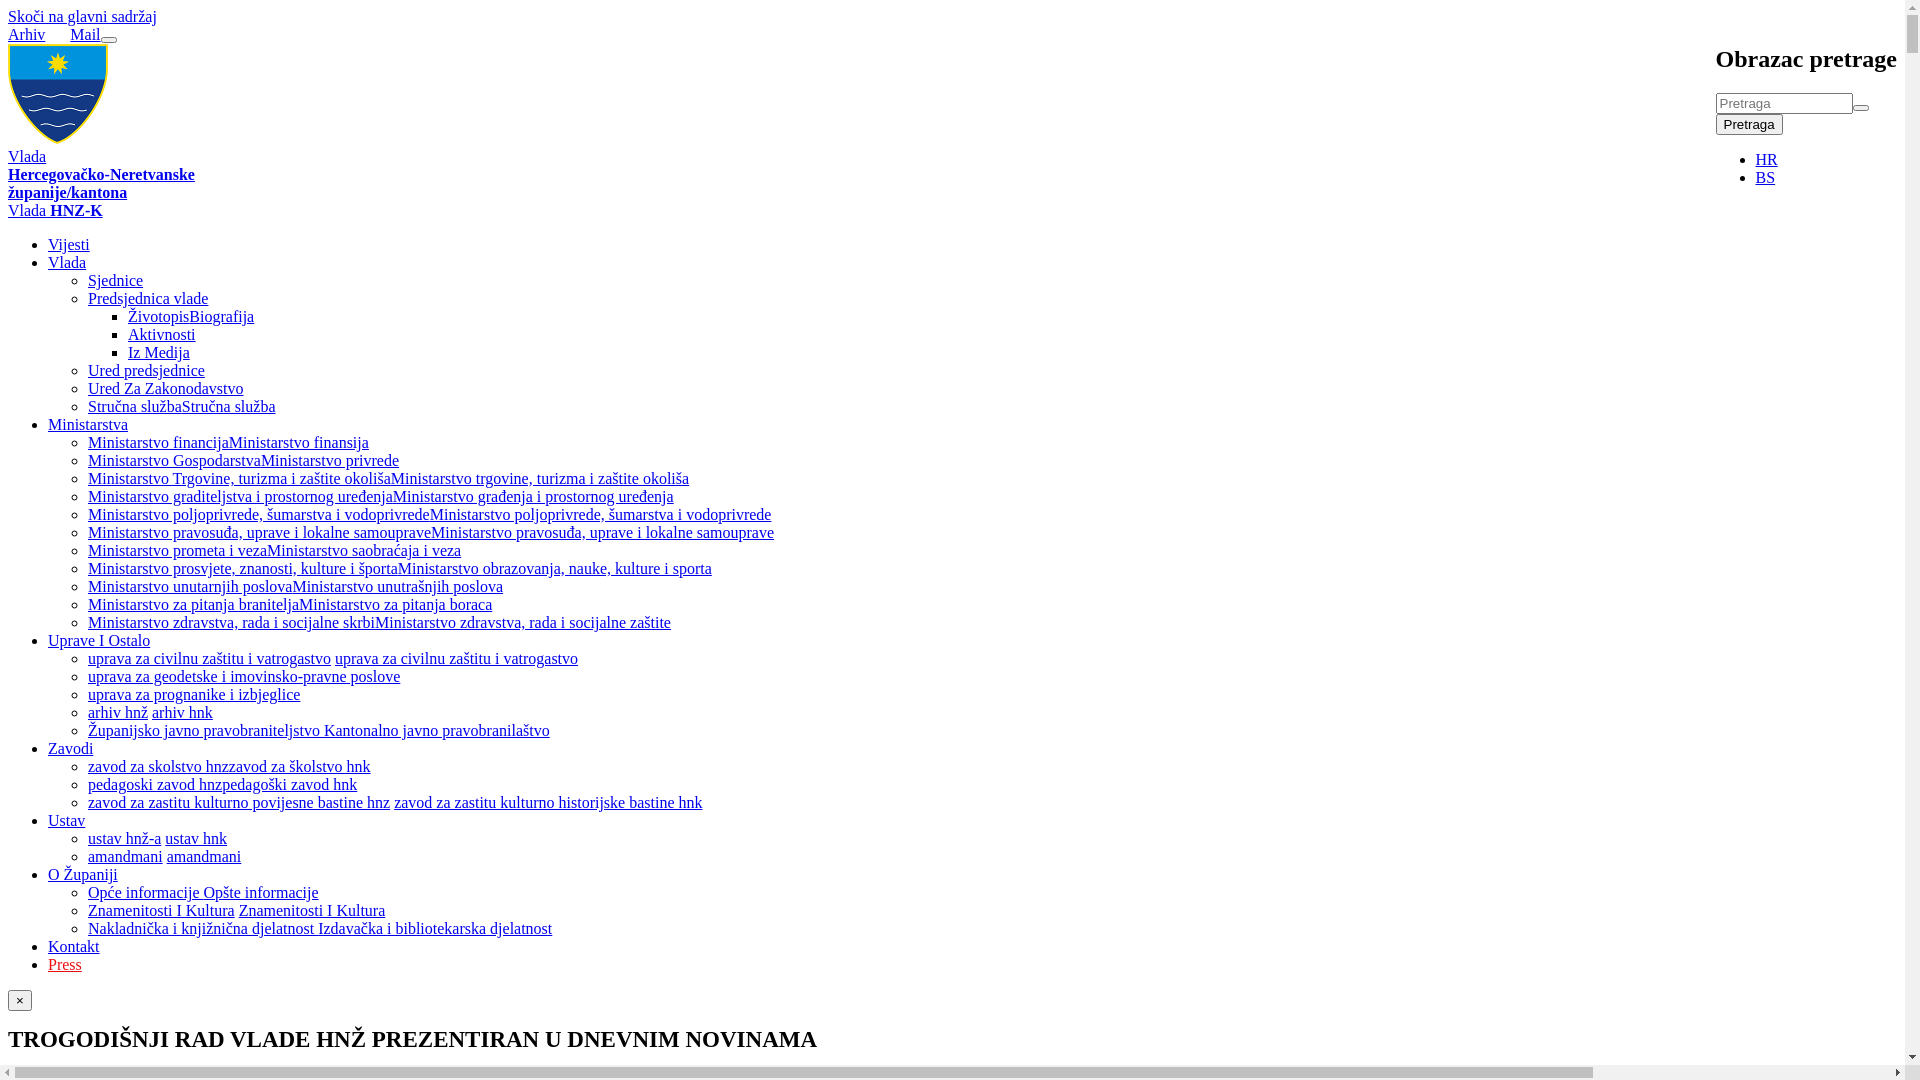  Describe the element at coordinates (330, 460) in the screenshot. I see `'Ministarstvo privrede'` at that location.